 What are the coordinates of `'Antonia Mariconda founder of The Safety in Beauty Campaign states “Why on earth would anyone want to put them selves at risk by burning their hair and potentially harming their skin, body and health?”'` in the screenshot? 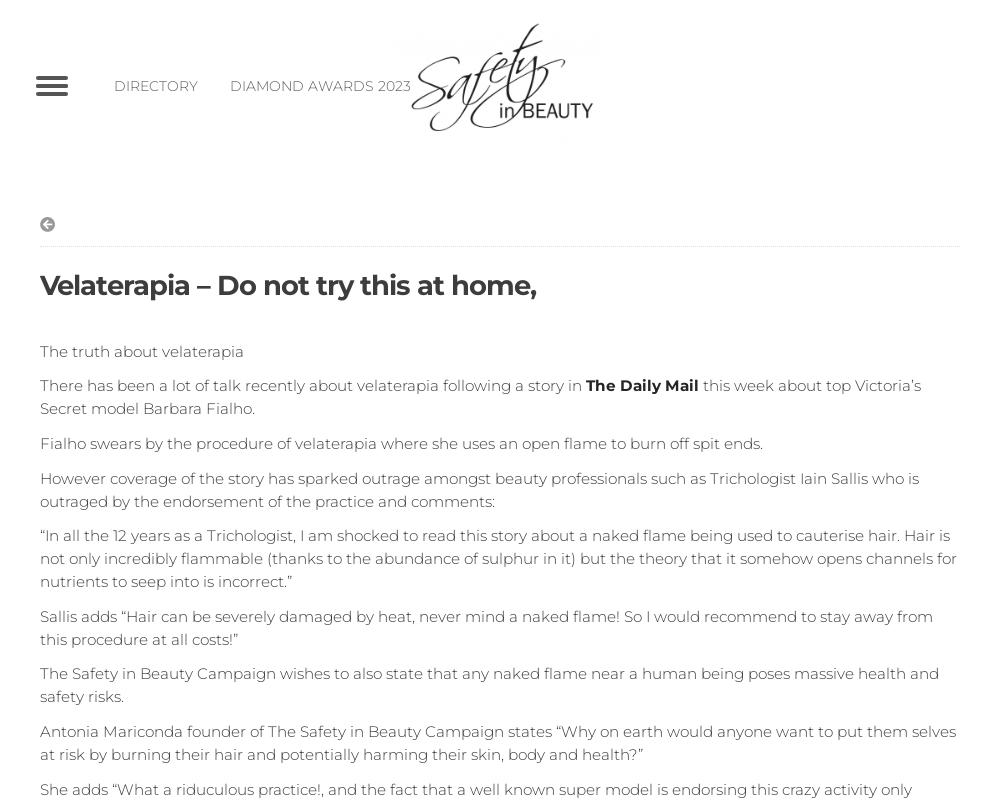 It's located at (497, 742).